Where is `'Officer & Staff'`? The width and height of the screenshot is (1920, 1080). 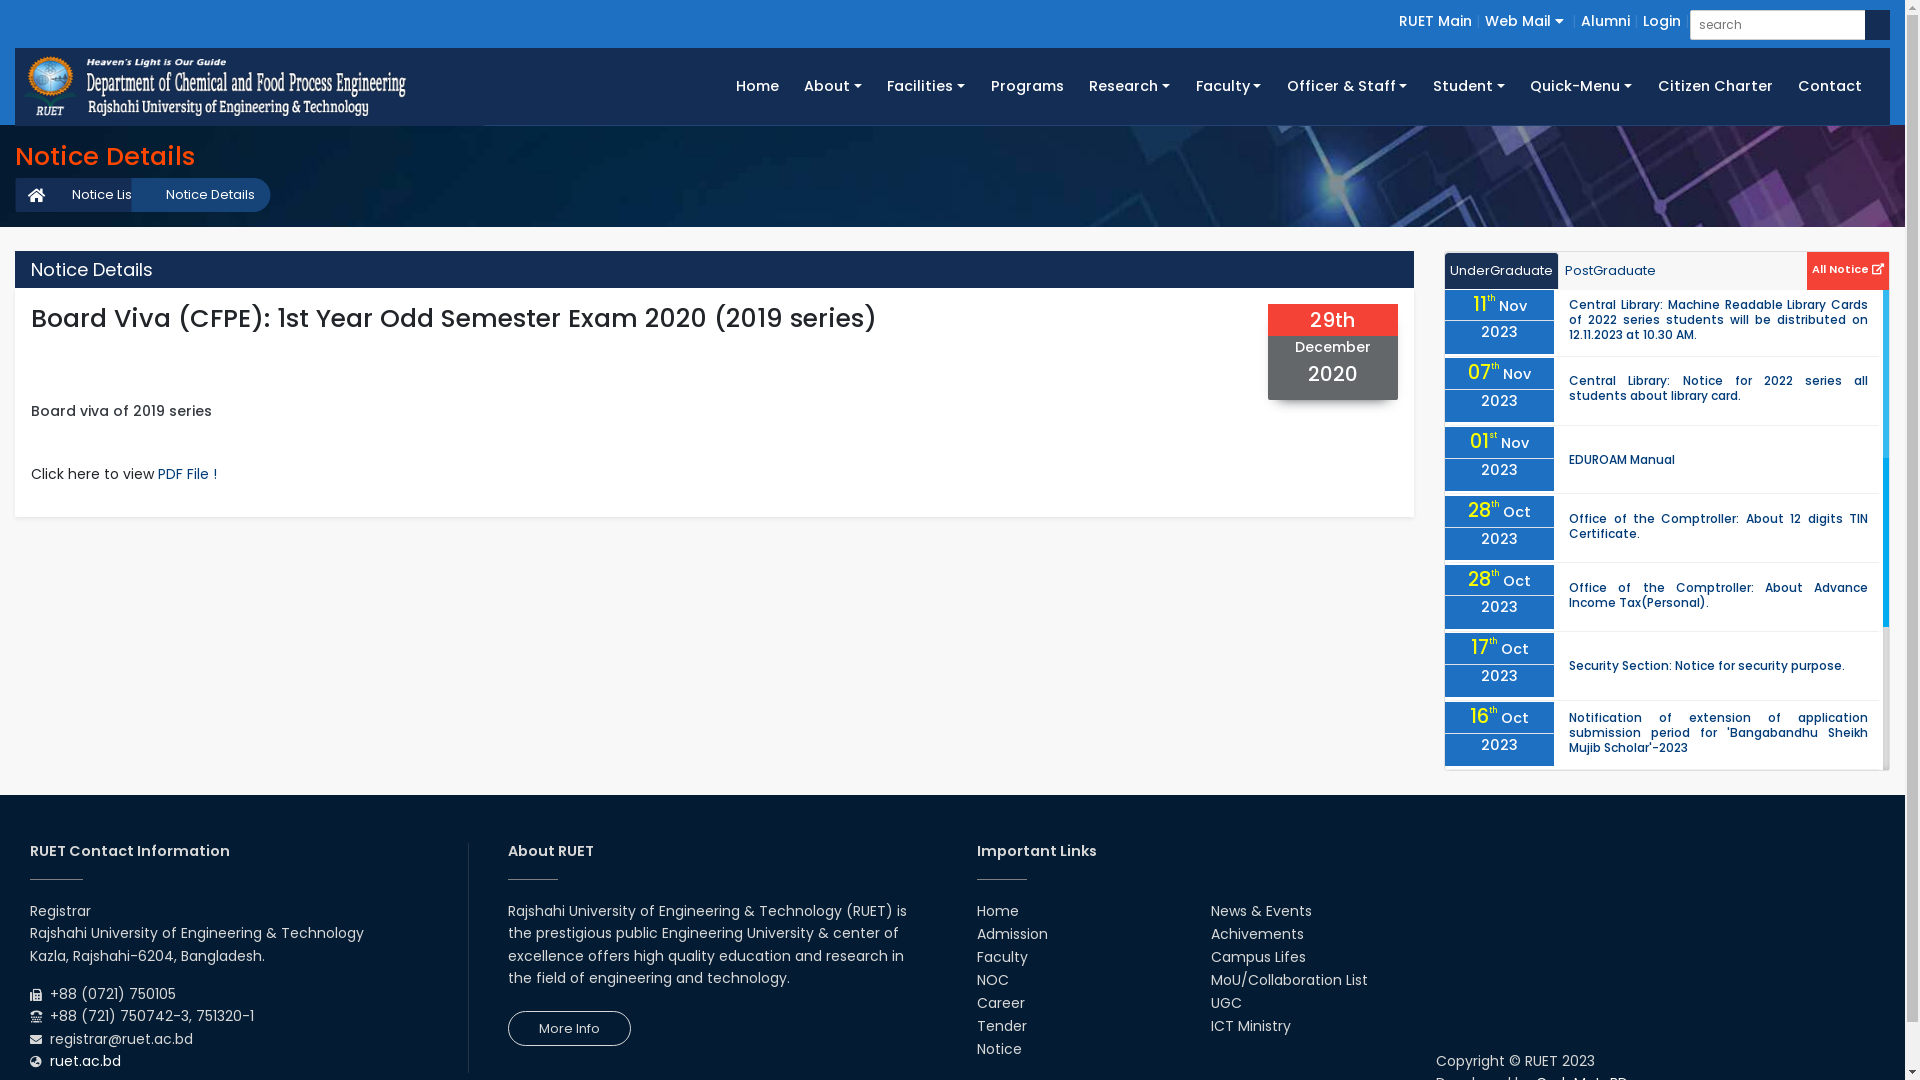 'Officer & Staff' is located at coordinates (1347, 85).